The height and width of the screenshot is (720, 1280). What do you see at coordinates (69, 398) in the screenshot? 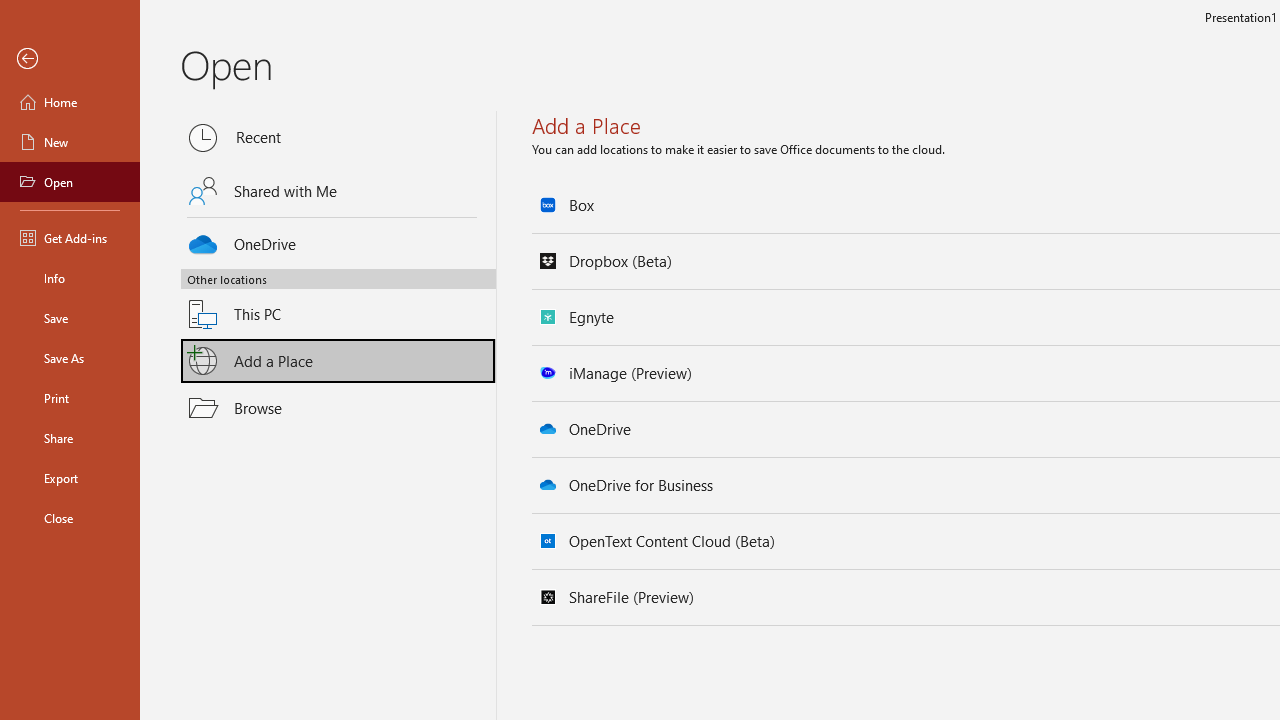
I see `'Print'` at bounding box center [69, 398].